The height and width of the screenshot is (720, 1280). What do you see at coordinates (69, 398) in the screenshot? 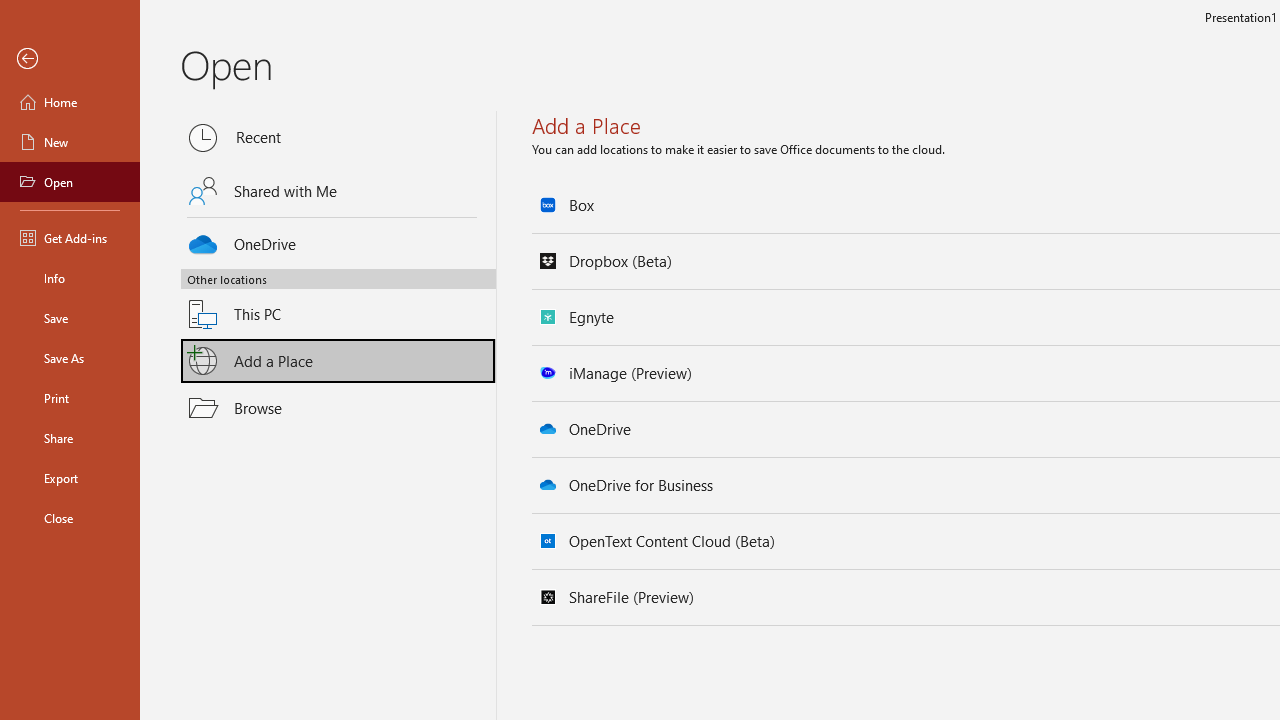
I see `'Print'` at bounding box center [69, 398].